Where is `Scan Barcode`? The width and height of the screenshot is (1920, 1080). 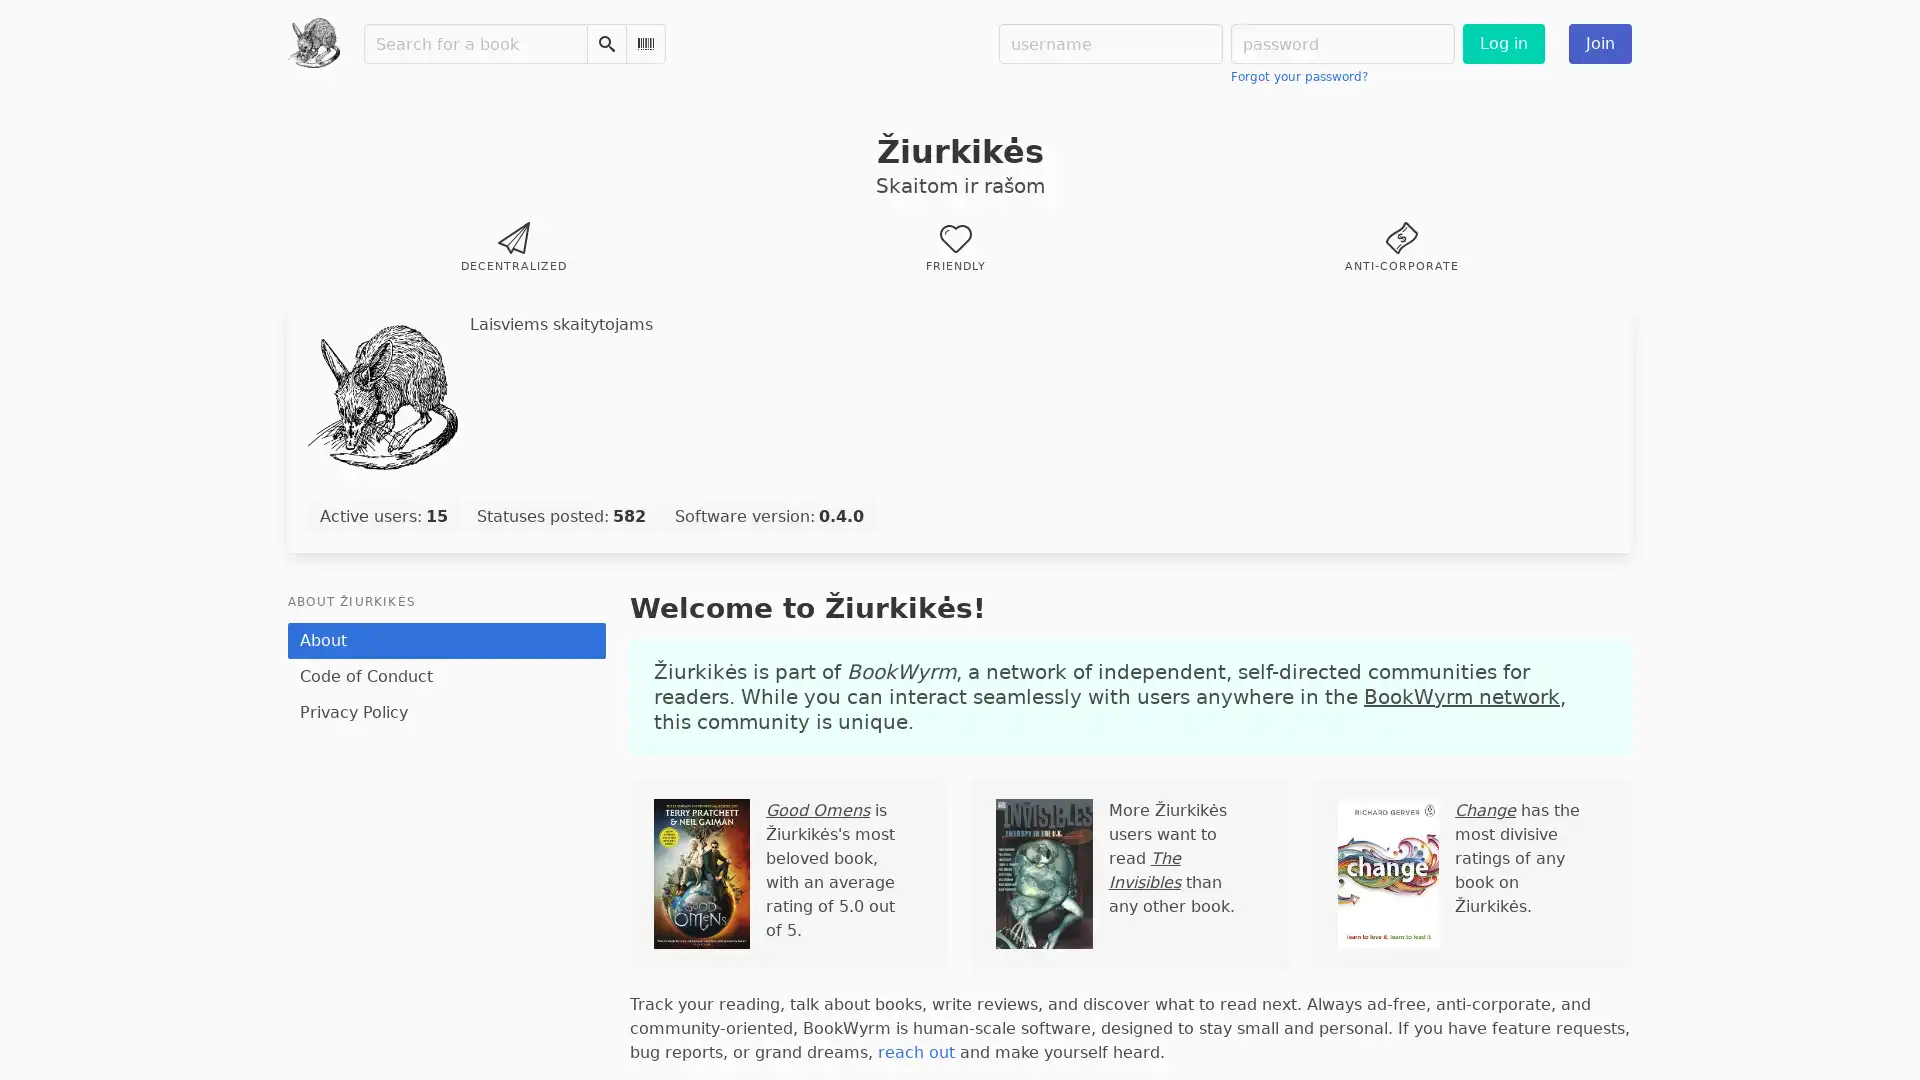 Scan Barcode is located at coordinates (644, 43).